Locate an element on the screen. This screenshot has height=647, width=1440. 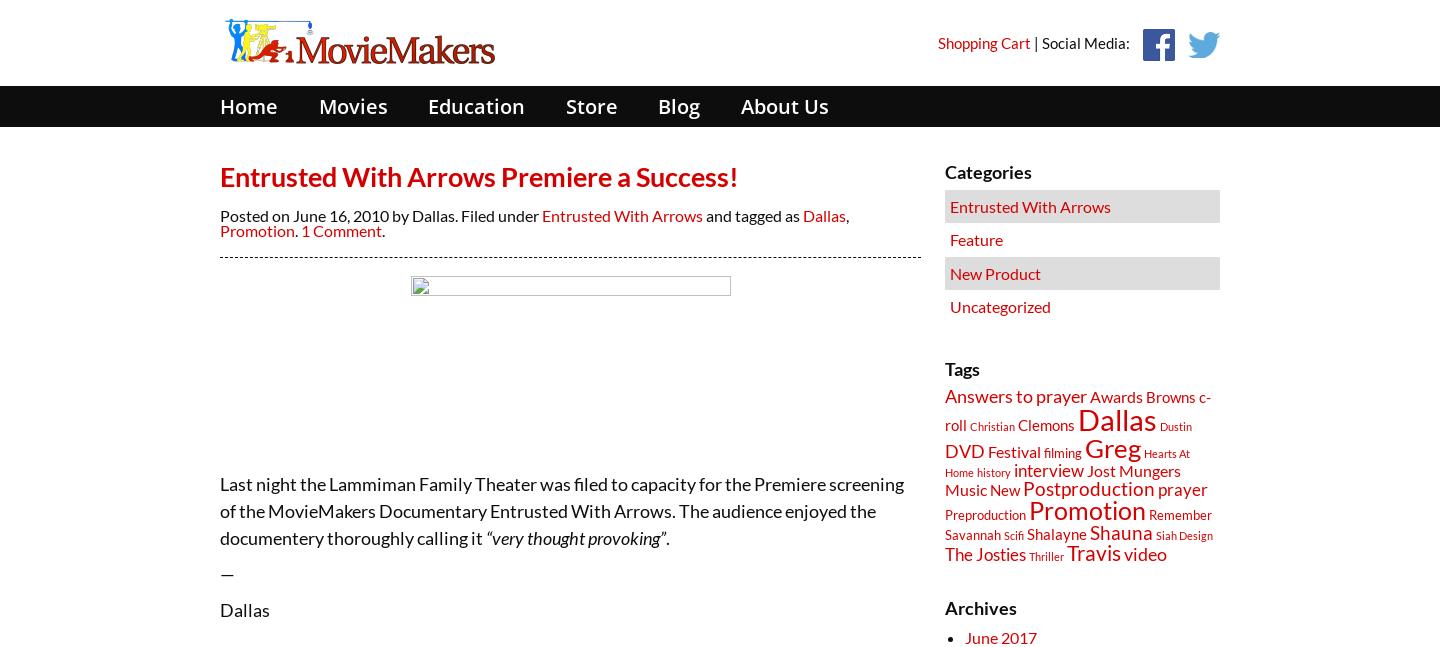
'Greg' is located at coordinates (1111, 446).